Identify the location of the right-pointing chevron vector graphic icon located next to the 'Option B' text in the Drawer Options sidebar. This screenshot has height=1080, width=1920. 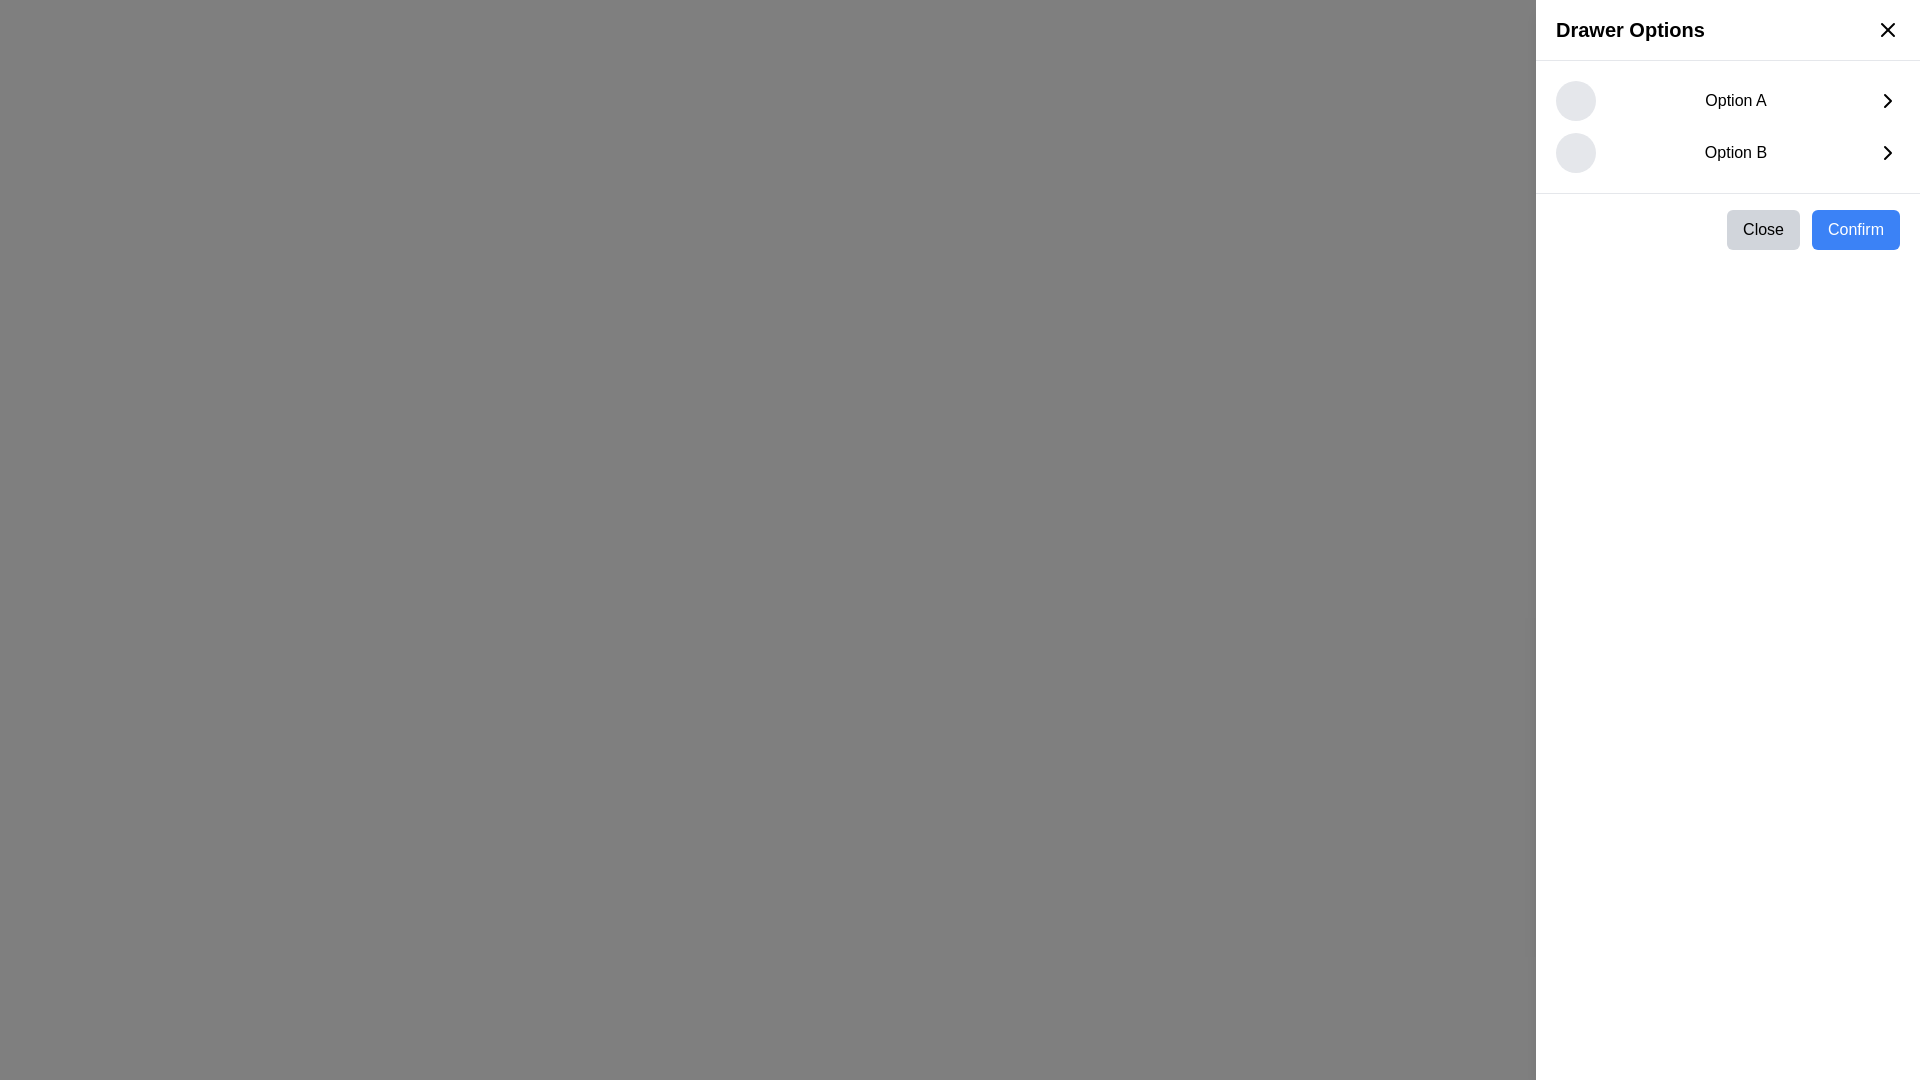
(1886, 152).